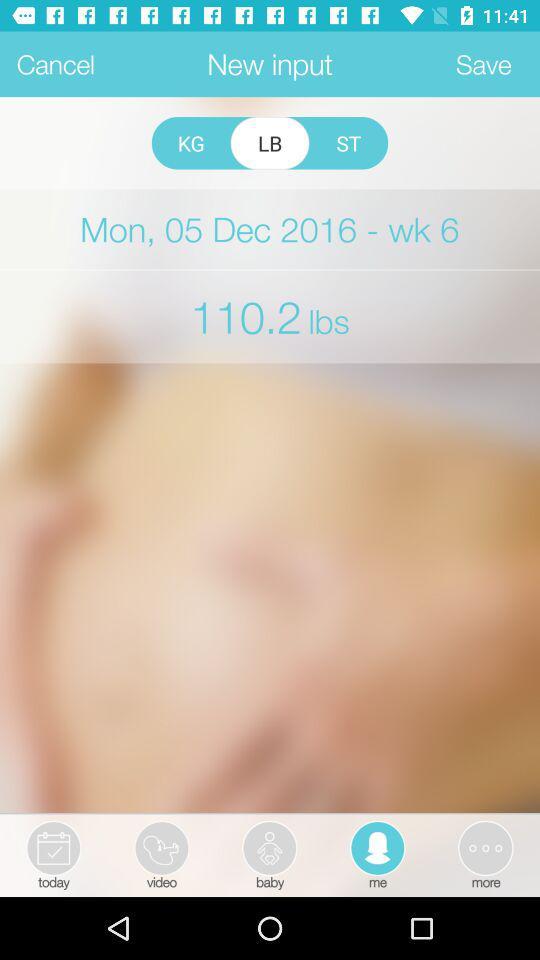 This screenshot has width=540, height=960. Describe the element at coordinates (270, 142) in the screenshot. I see `the item next to st item` at that location.